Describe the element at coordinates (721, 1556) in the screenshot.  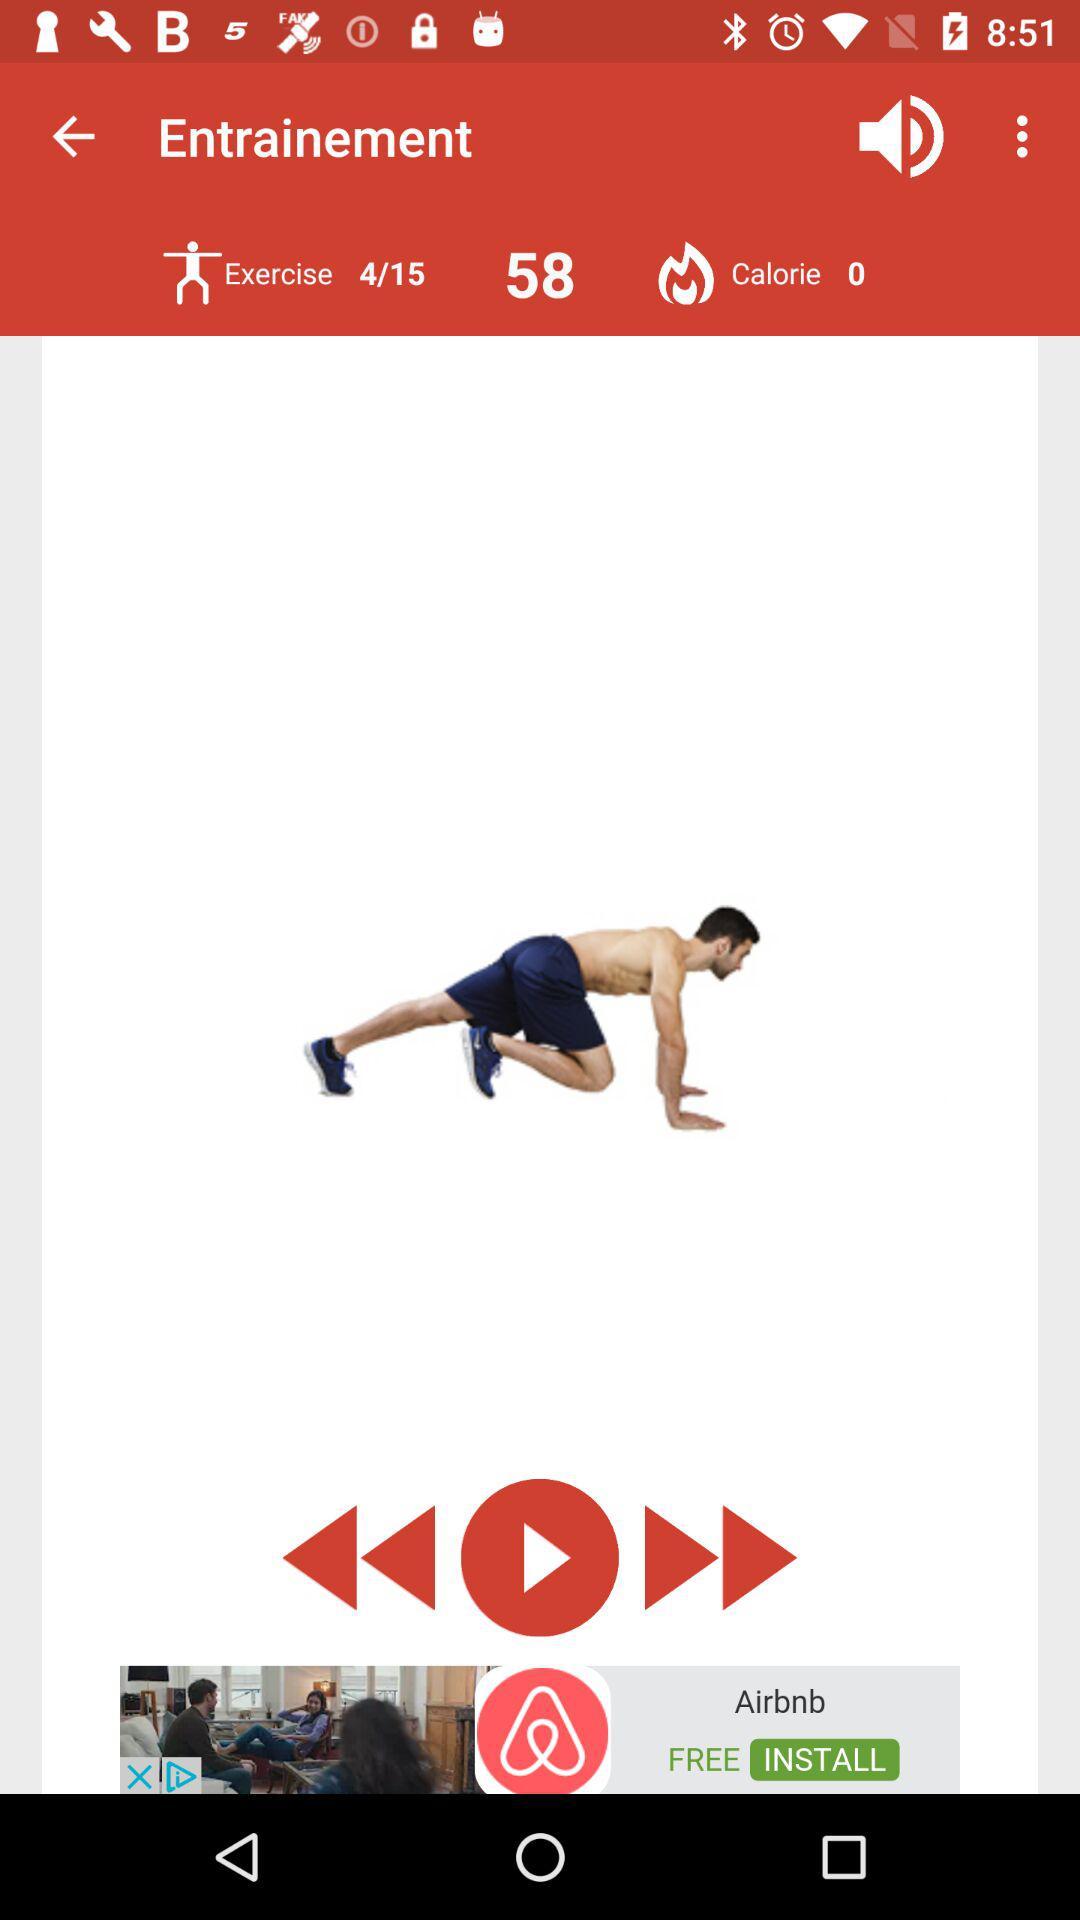
I see `next video go start button` at that location.